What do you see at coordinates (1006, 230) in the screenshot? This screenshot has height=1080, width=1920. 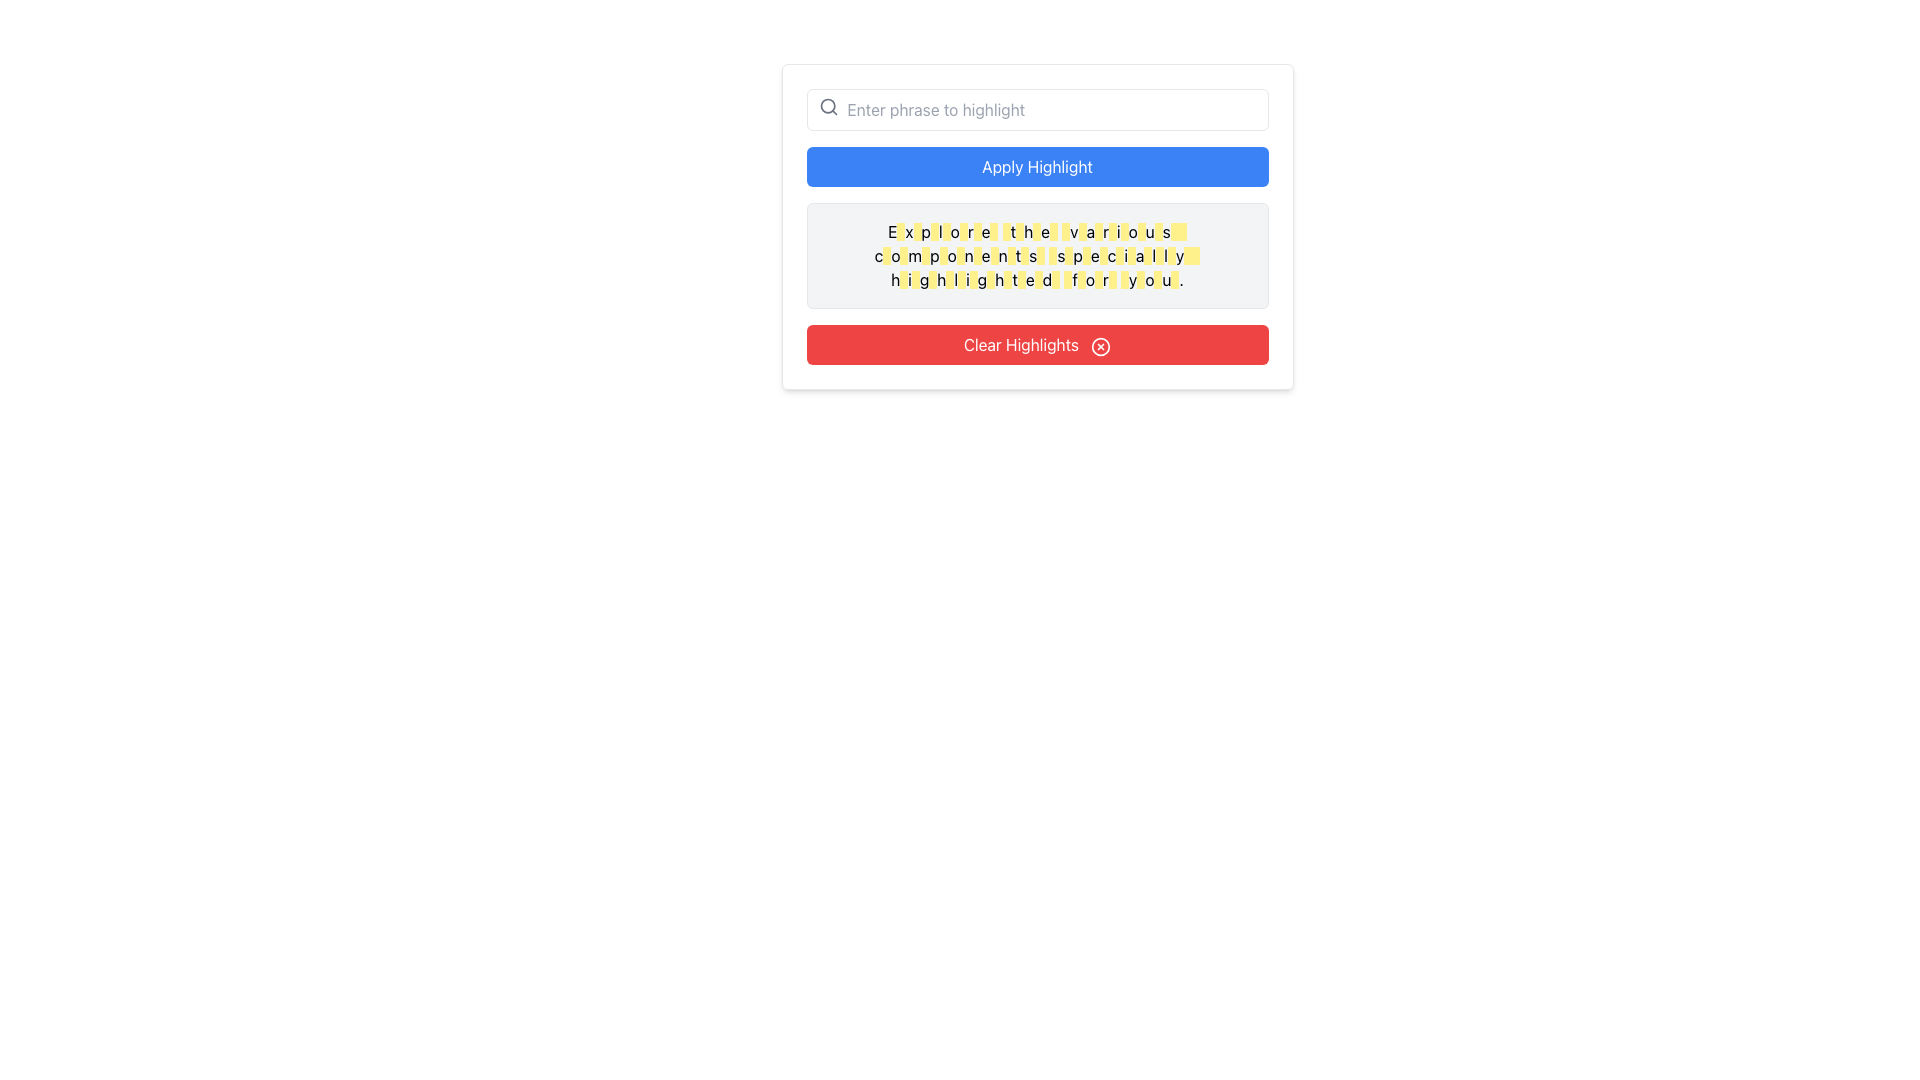 I see `the eighth highlighted component with a yellow background and dark yellow text color, located within the sentence block that reads 'Explore the various components specially highlighted for you.'` at bounding box center [1006, 230].